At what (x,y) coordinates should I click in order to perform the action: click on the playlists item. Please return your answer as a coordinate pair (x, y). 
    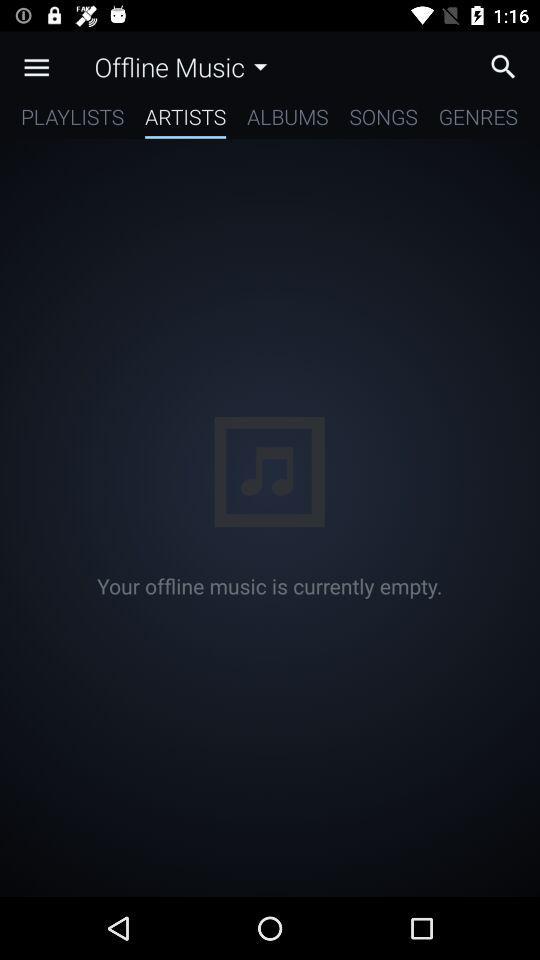
    Looking at the image, I should click on (71, 120).